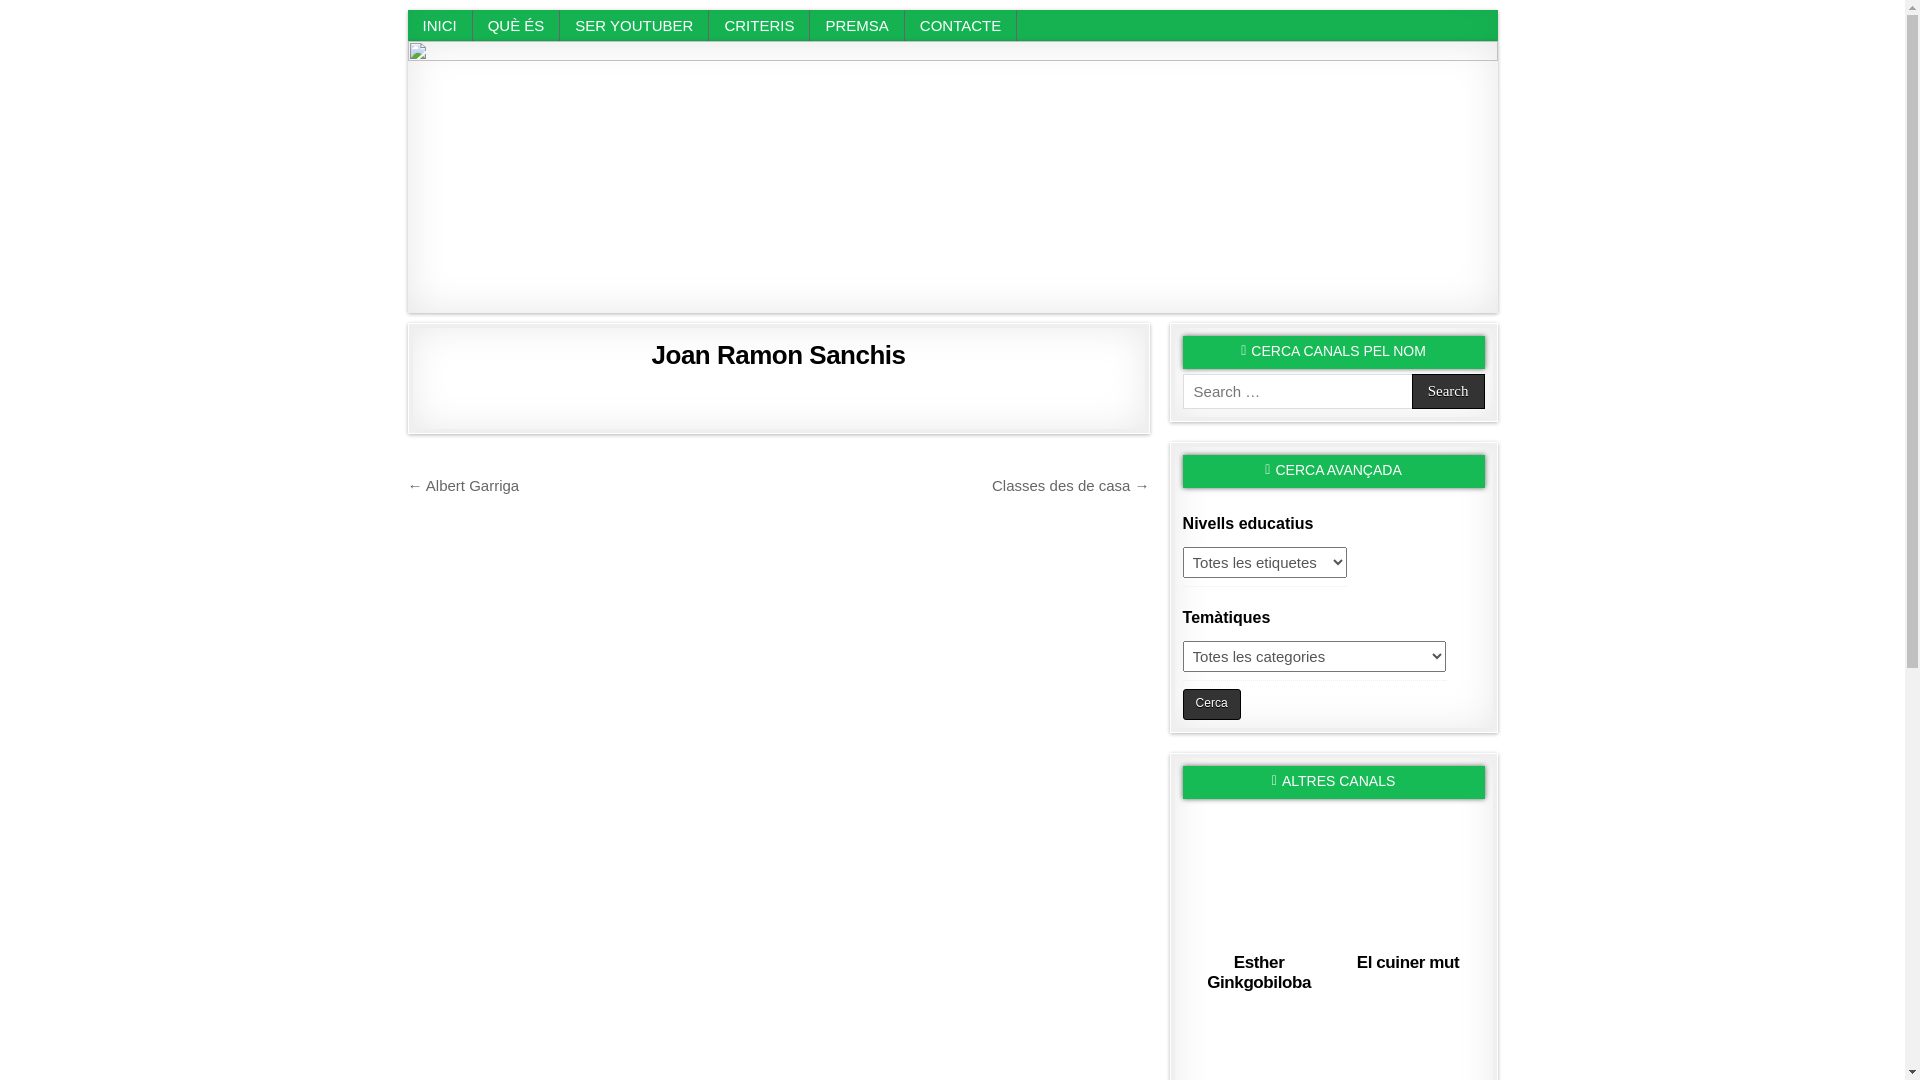 This screenshot has width=1920, height=1080. I want to click on 'SER YOUTUBER', so click(633, 25).